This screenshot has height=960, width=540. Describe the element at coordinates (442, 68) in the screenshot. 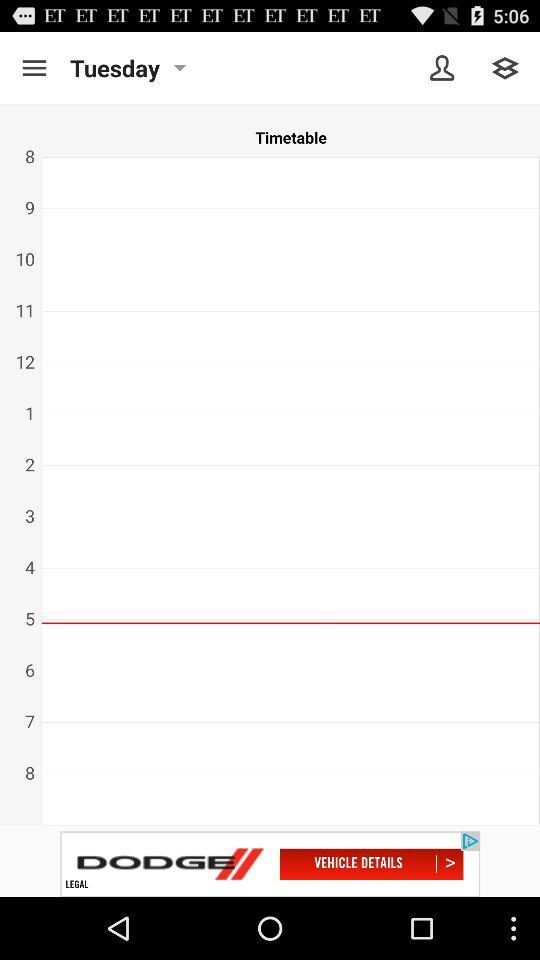

I see `user profile` at that location.